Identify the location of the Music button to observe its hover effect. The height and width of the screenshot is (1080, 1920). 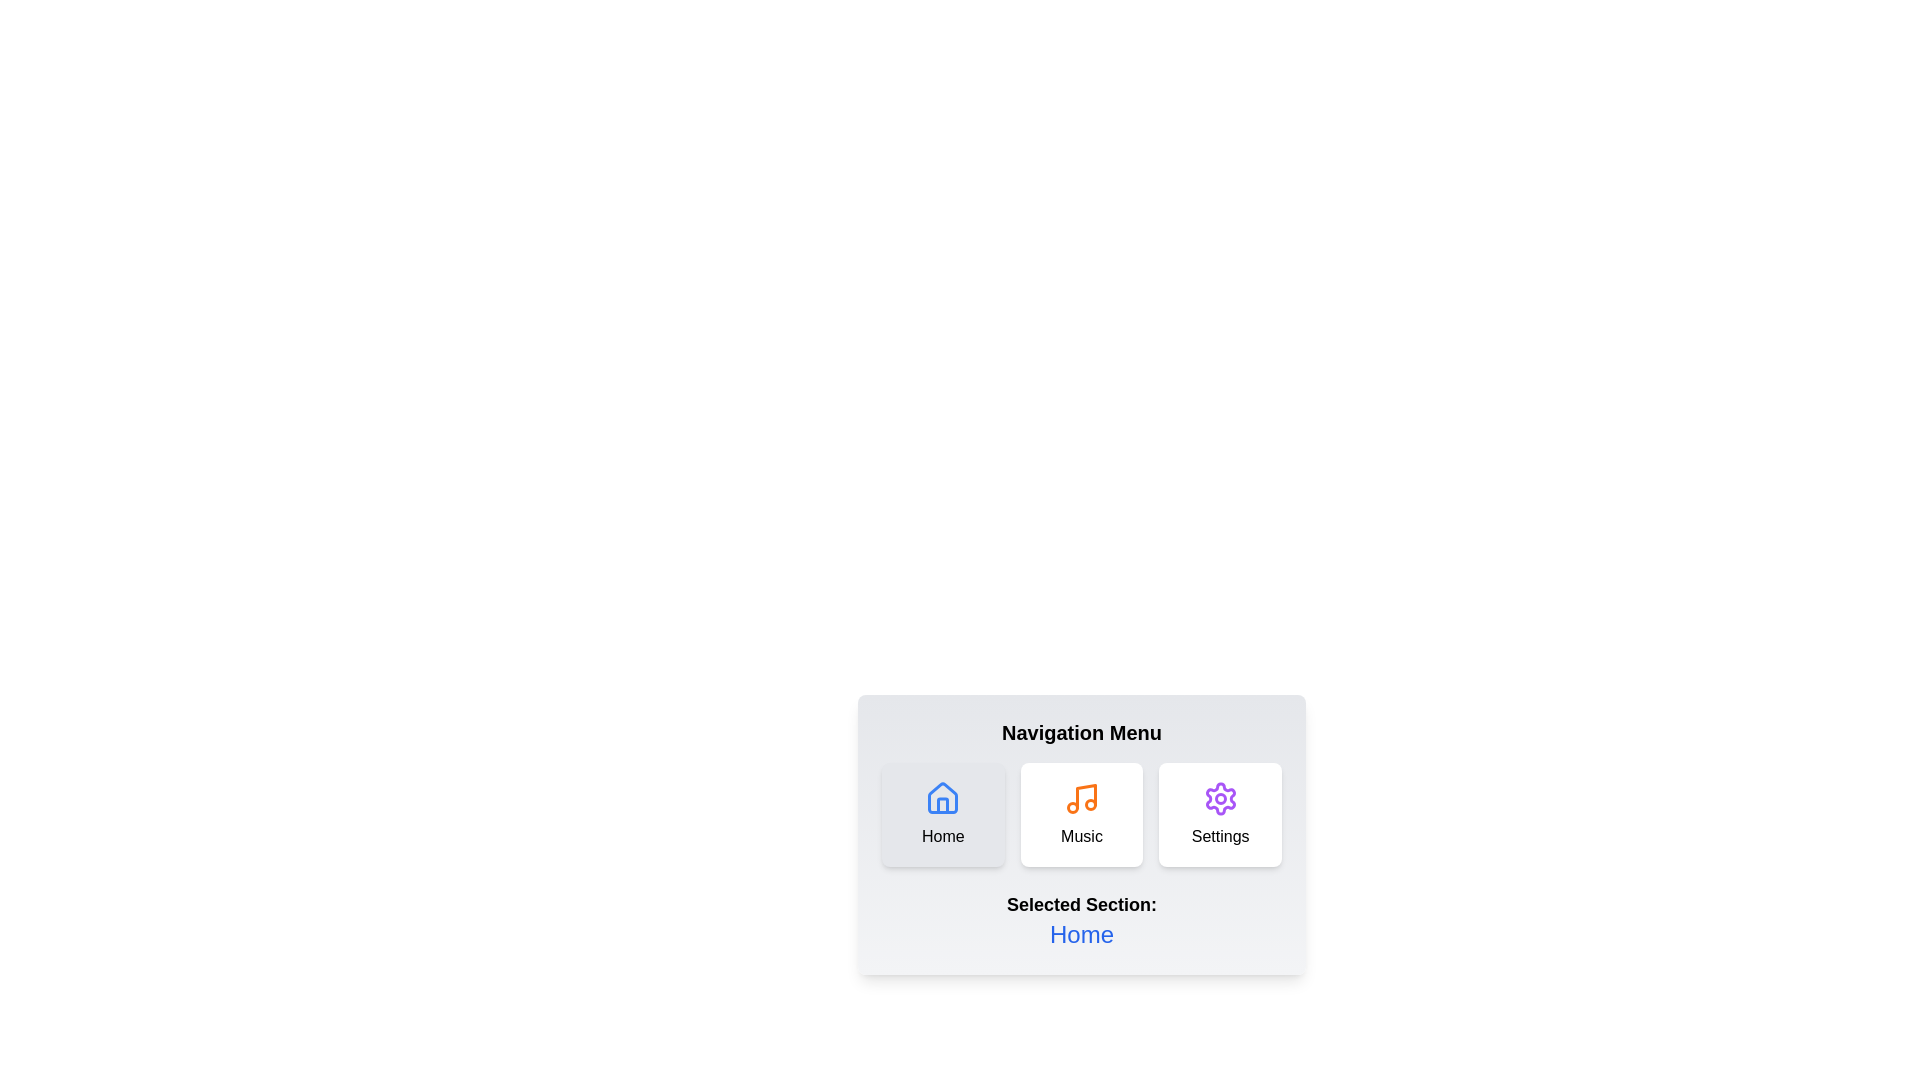
(1080, 814).